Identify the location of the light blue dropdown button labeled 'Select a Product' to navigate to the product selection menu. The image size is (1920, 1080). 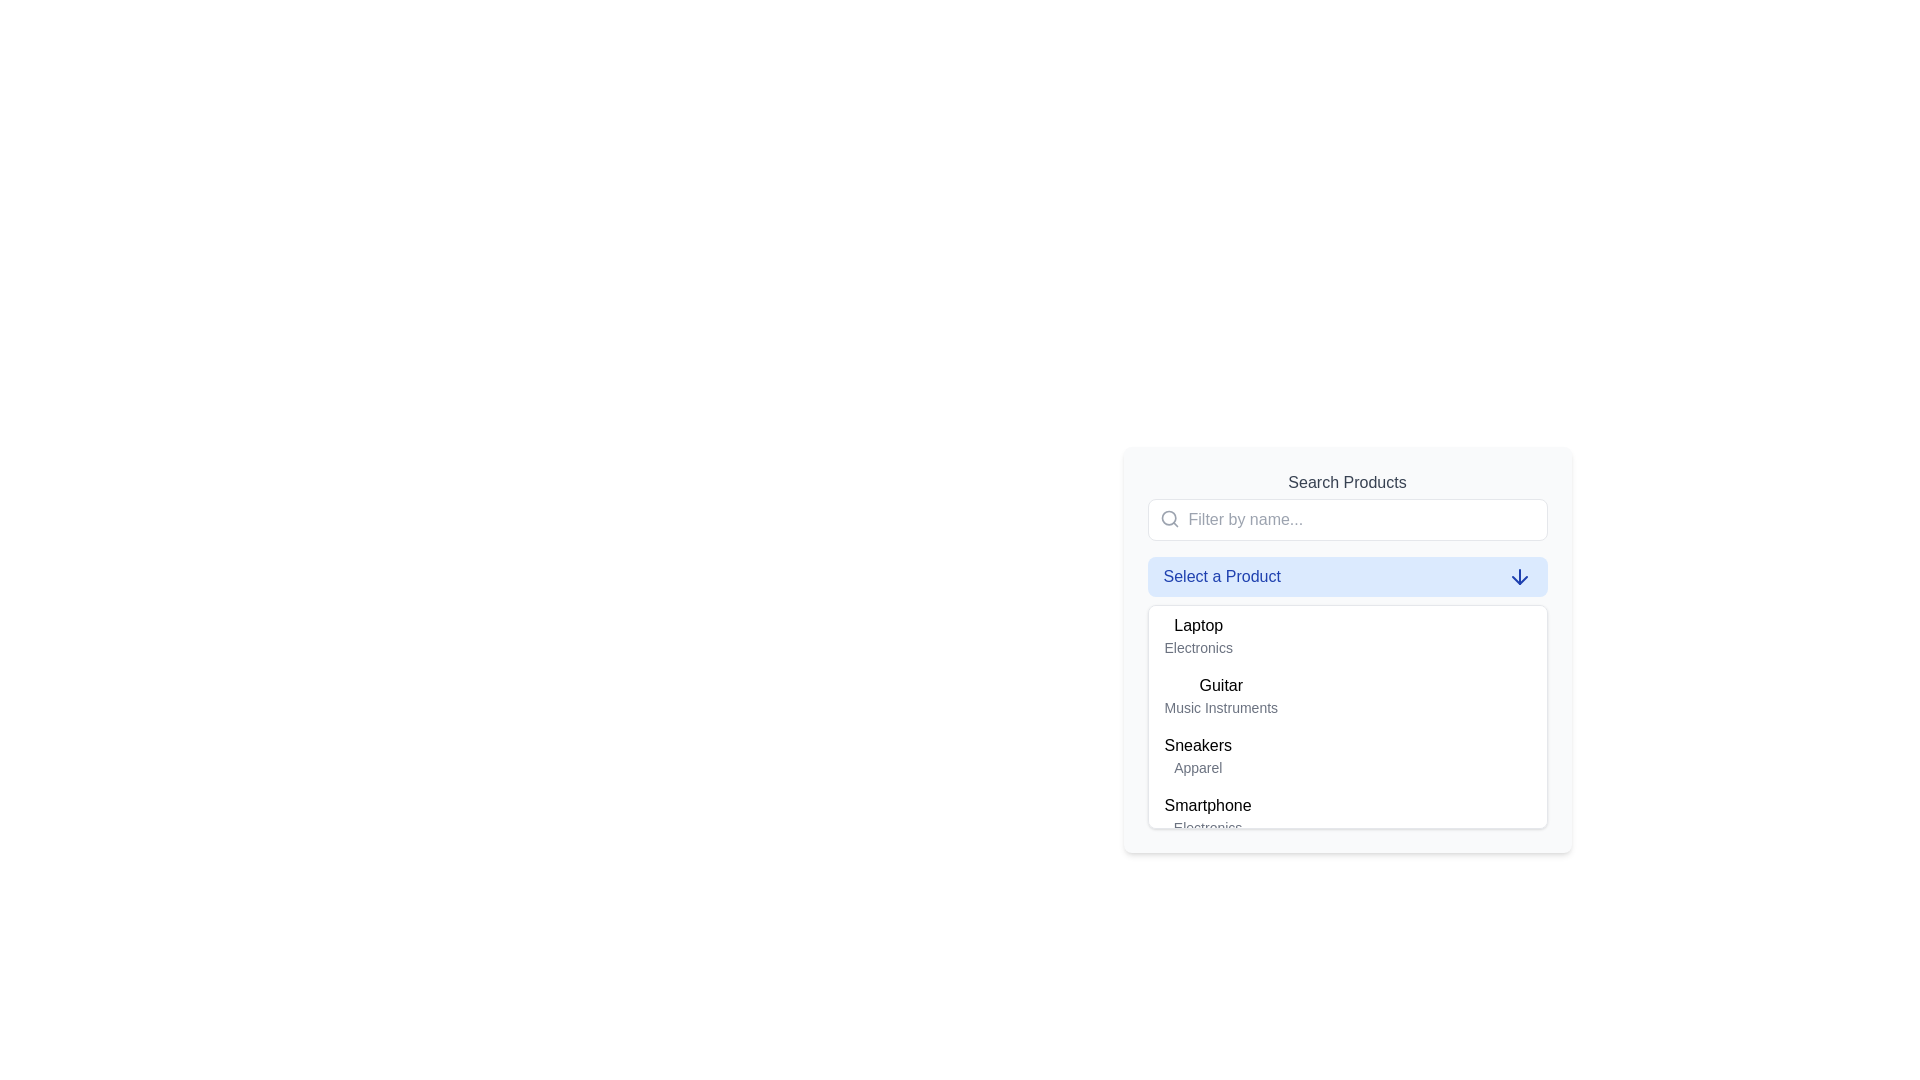
(1347, 577).